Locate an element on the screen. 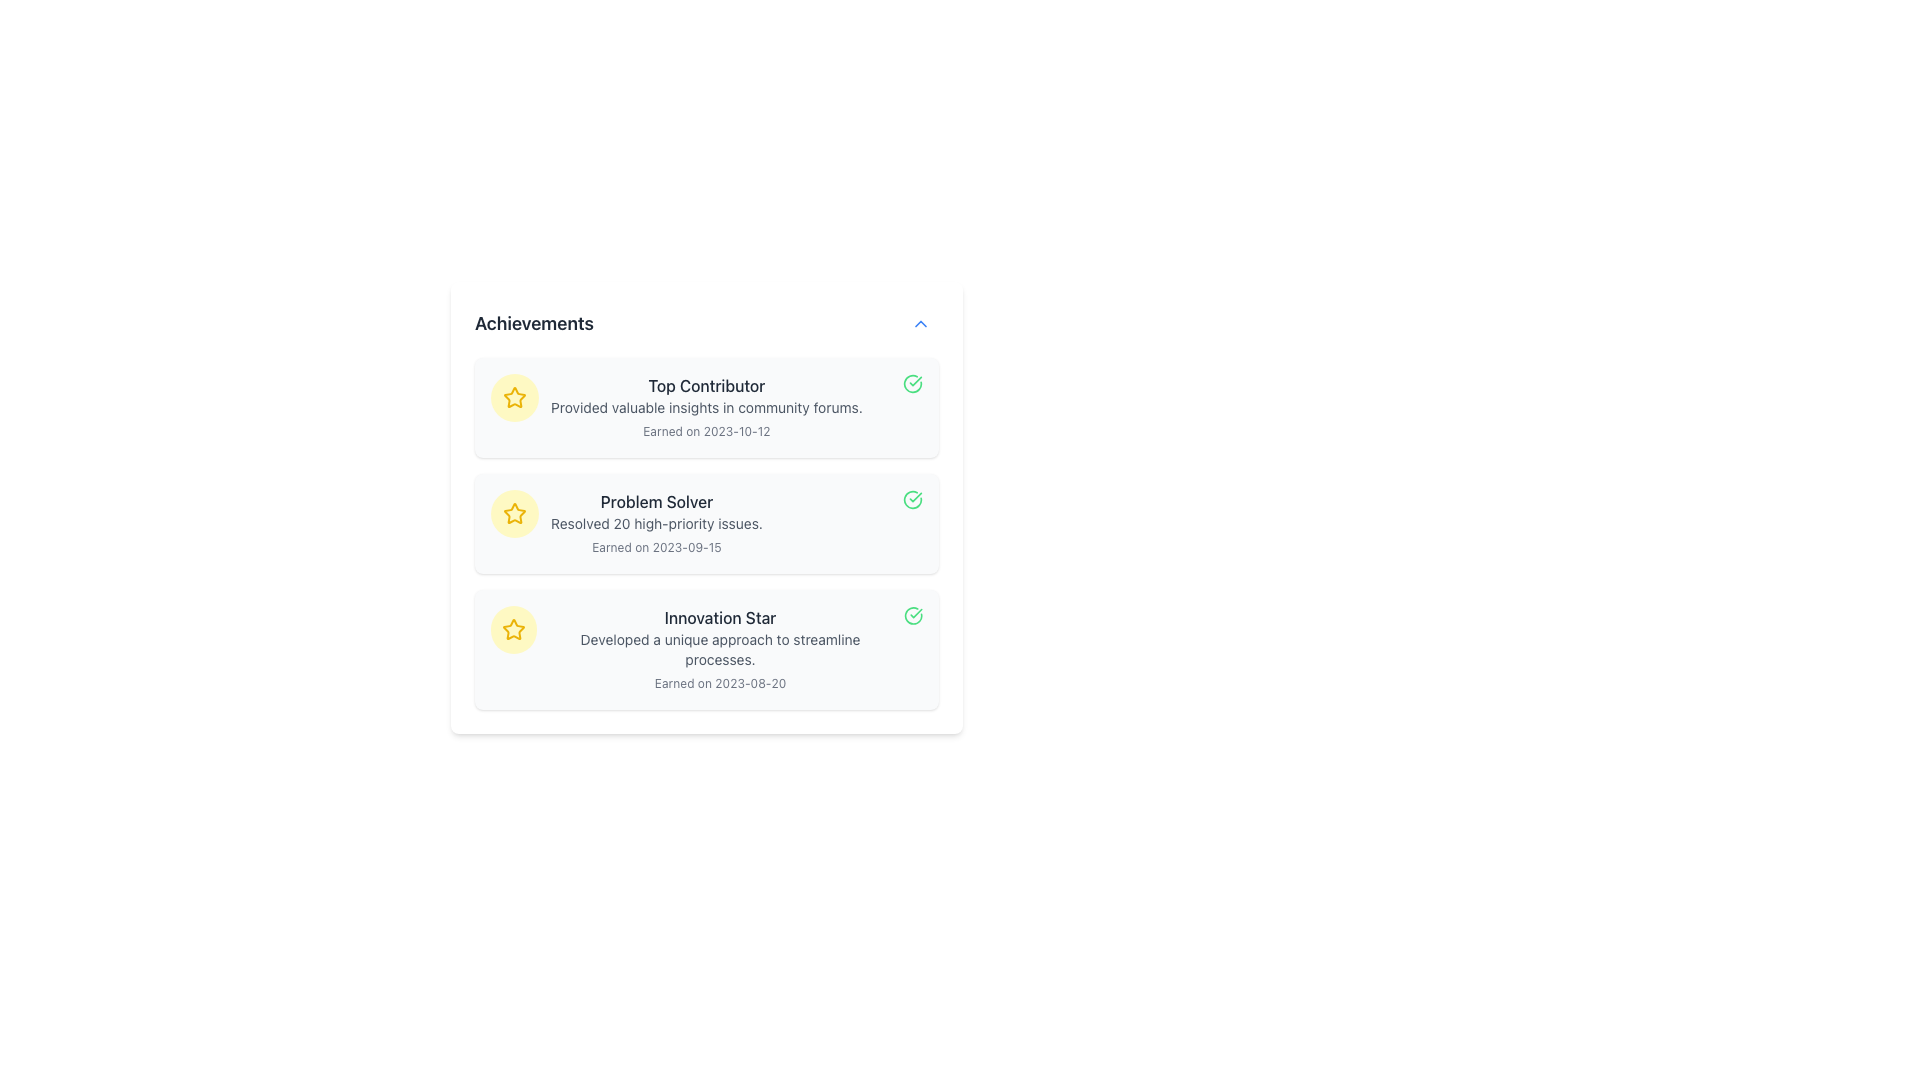 Image resolution: width=1920 pixels, height=1080 pixels. the button located at the right end of the title bar of the 'Achievements' section is located at coordinates (920, 323).